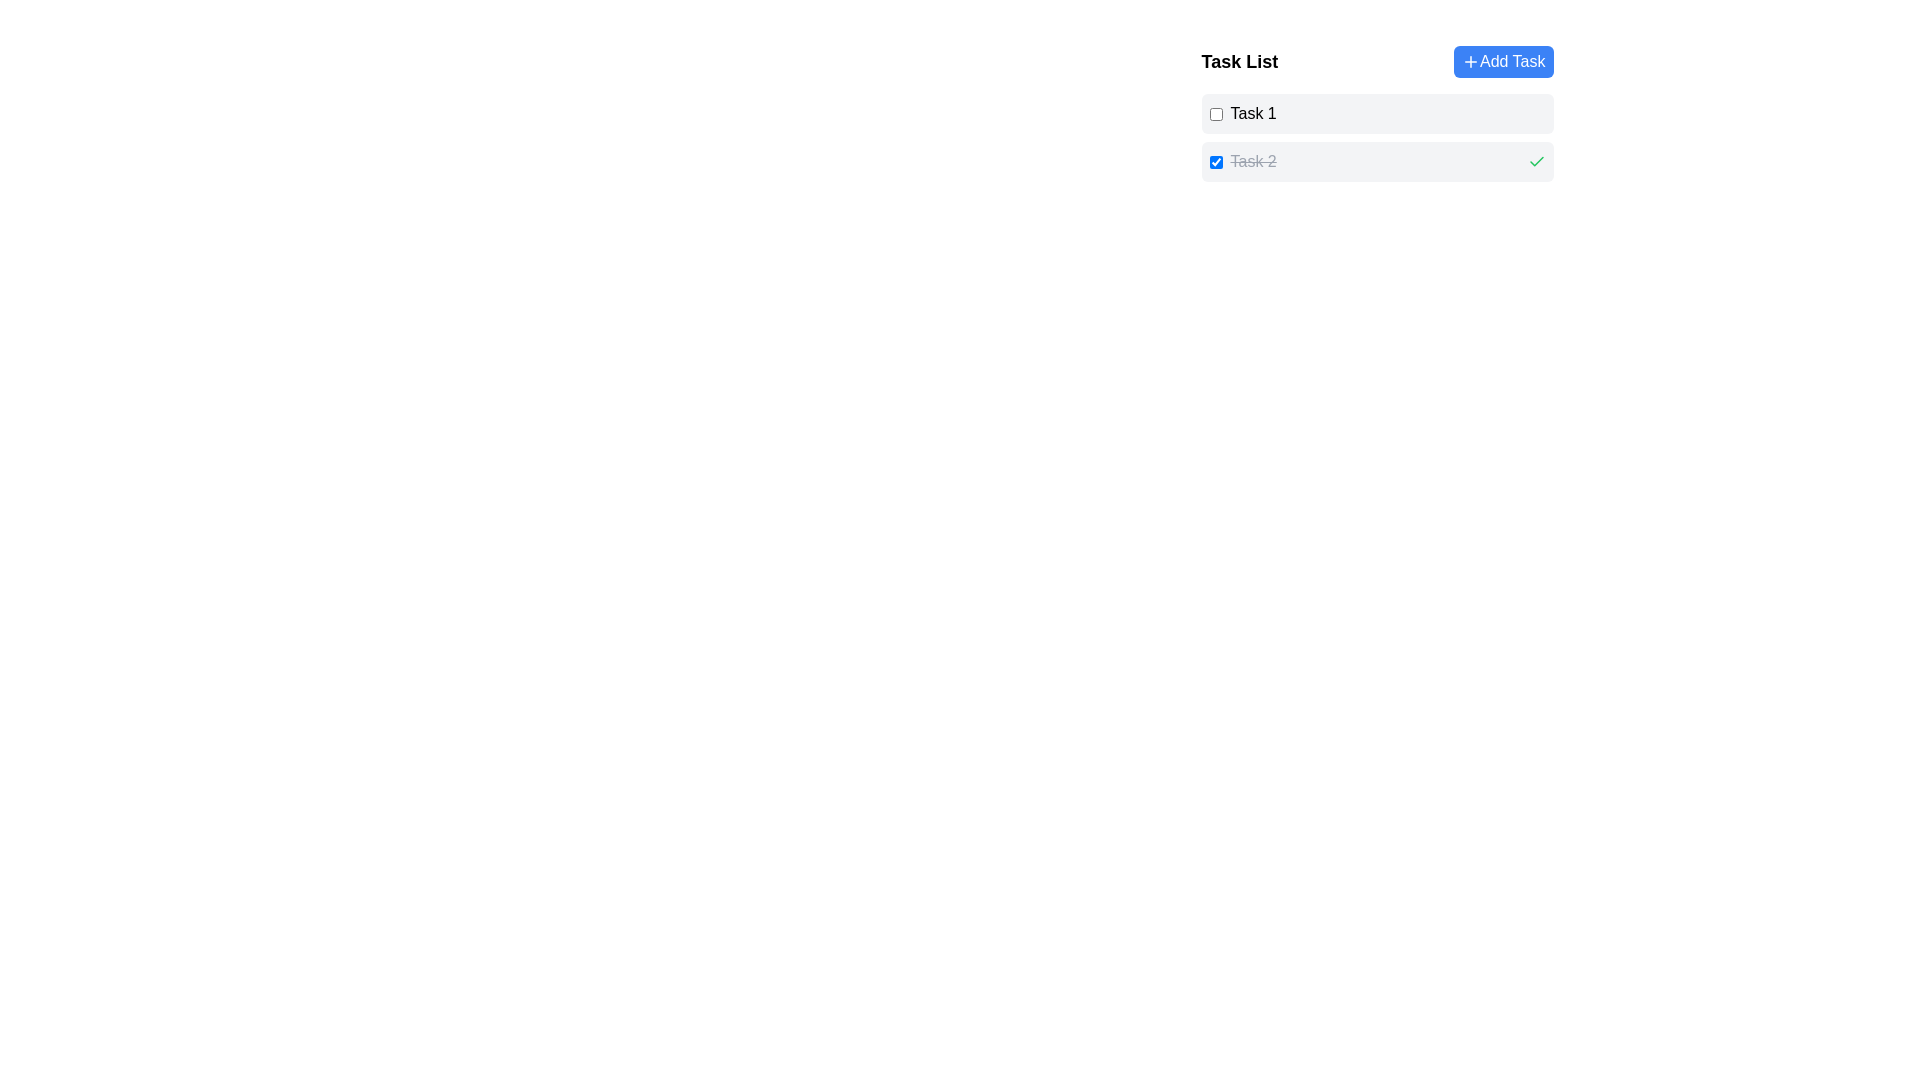 The image size is (1920, 1080). What do you see at coordinates (1535, 161) in the screenshot?
I see `the green checkmark icon in the top right corner of the 'Task 2' row, which indicates completion or confirmation` at bounding box center [1535, 161].